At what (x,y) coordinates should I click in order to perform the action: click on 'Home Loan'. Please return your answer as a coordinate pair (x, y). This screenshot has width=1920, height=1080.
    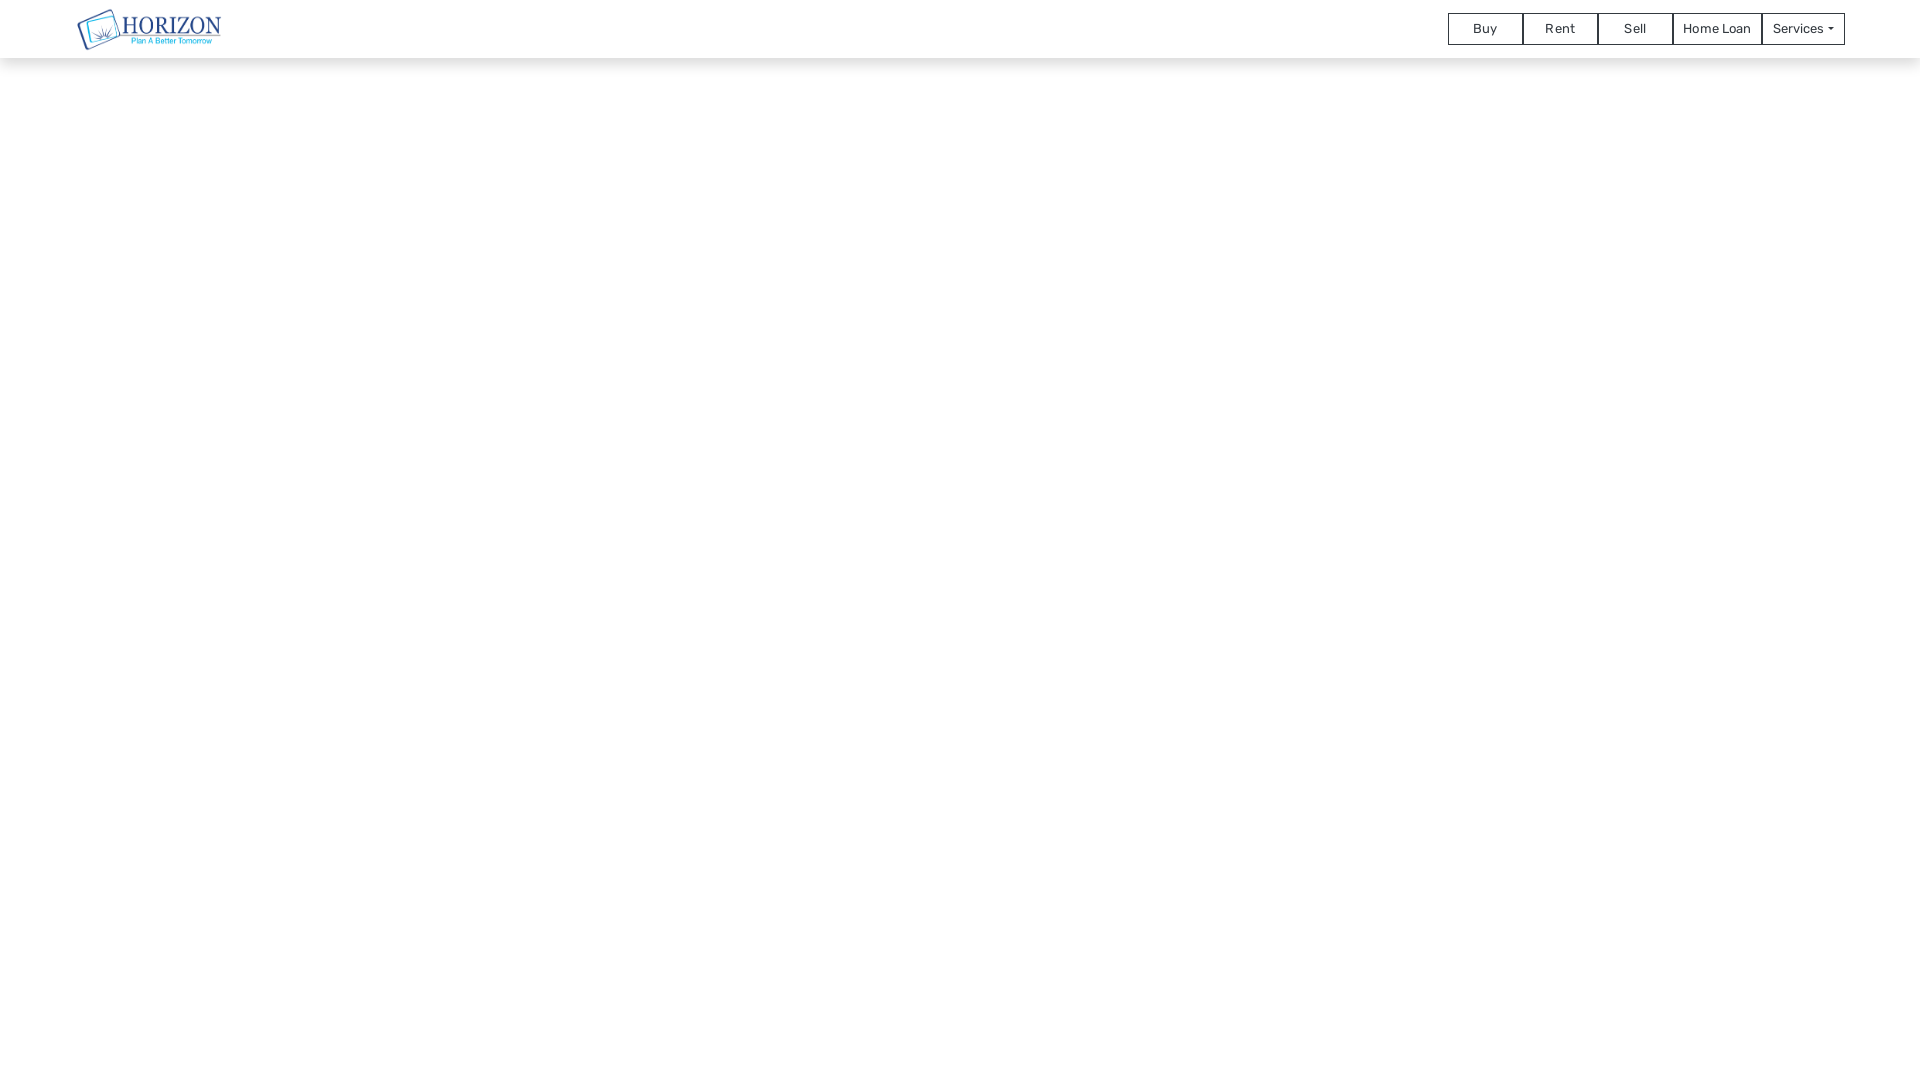
    Looking at the image, I should click on (1716, 28).